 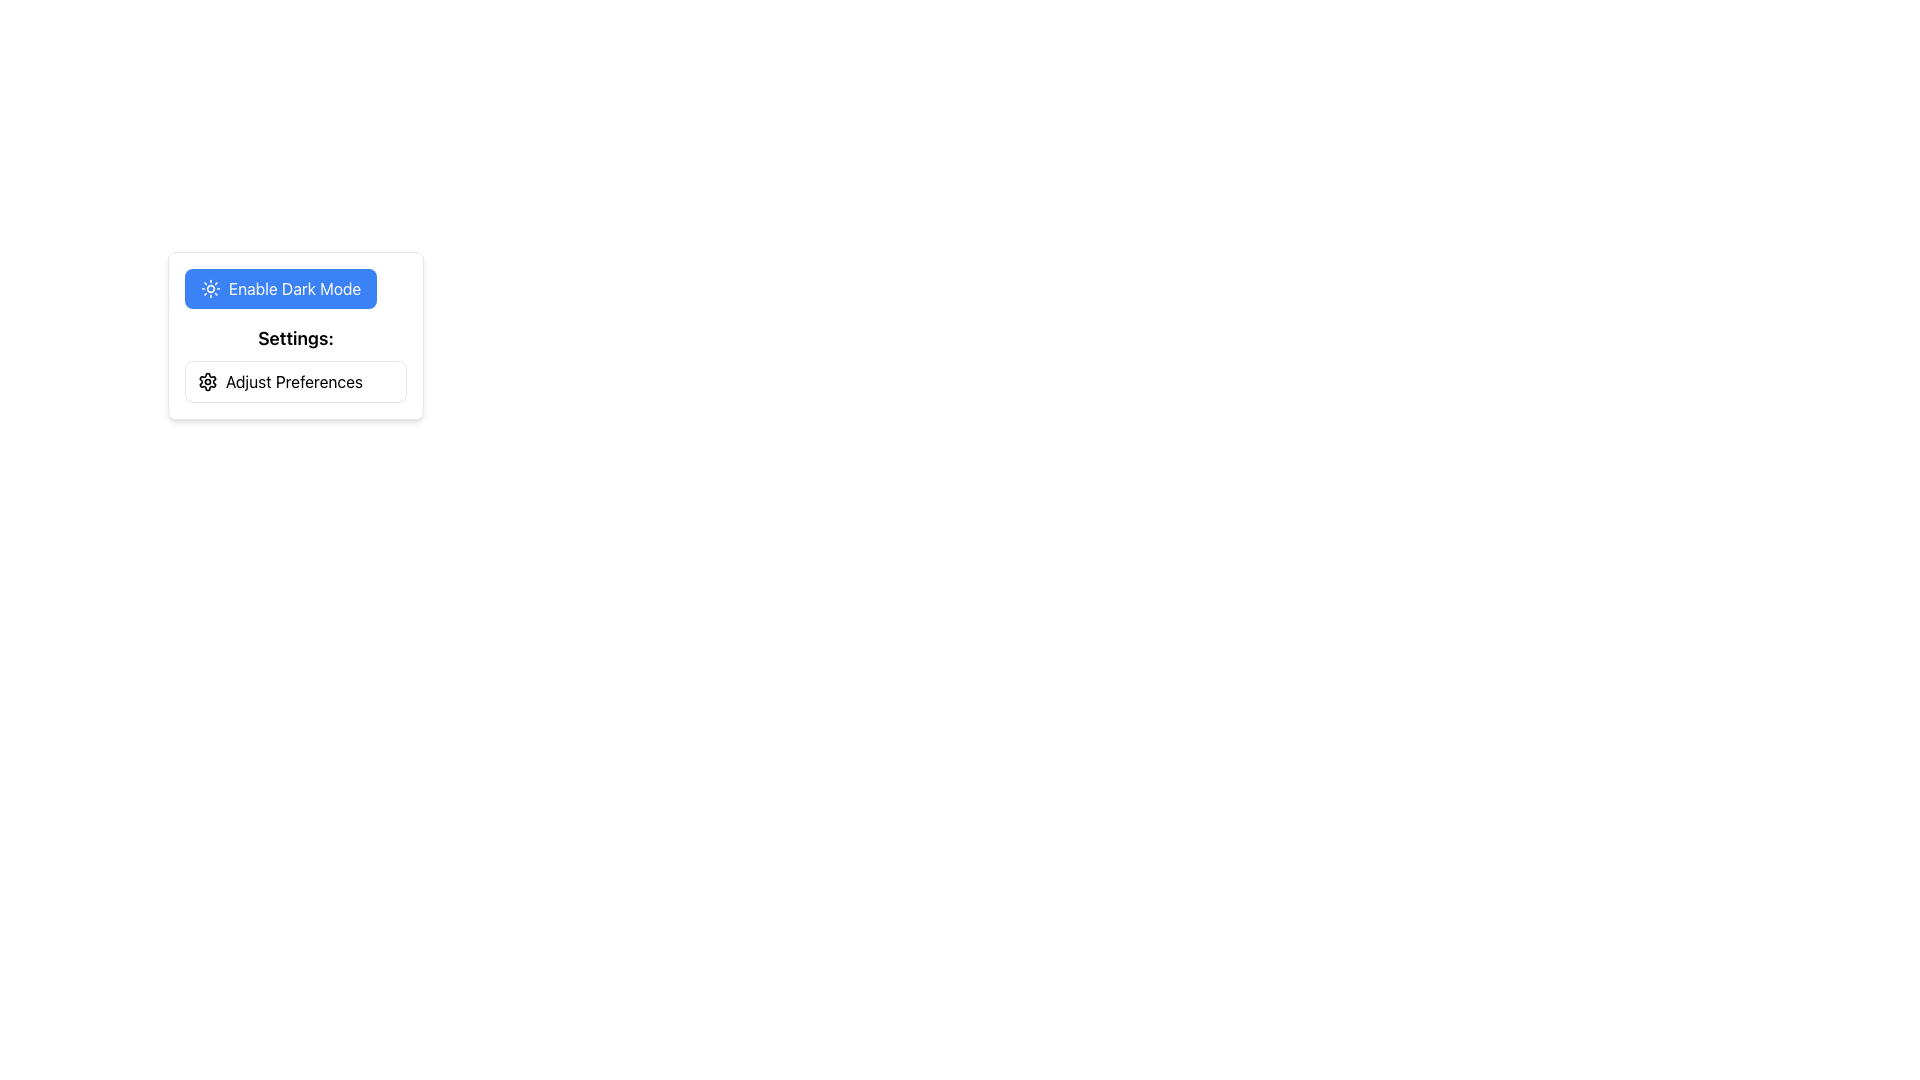 What do you see at coordinates (295, 289) in the screenshot?
I see `the button labeled 'Enable Dark Mode' with a blue background and a sun icon` at bounding box center [295, 289].